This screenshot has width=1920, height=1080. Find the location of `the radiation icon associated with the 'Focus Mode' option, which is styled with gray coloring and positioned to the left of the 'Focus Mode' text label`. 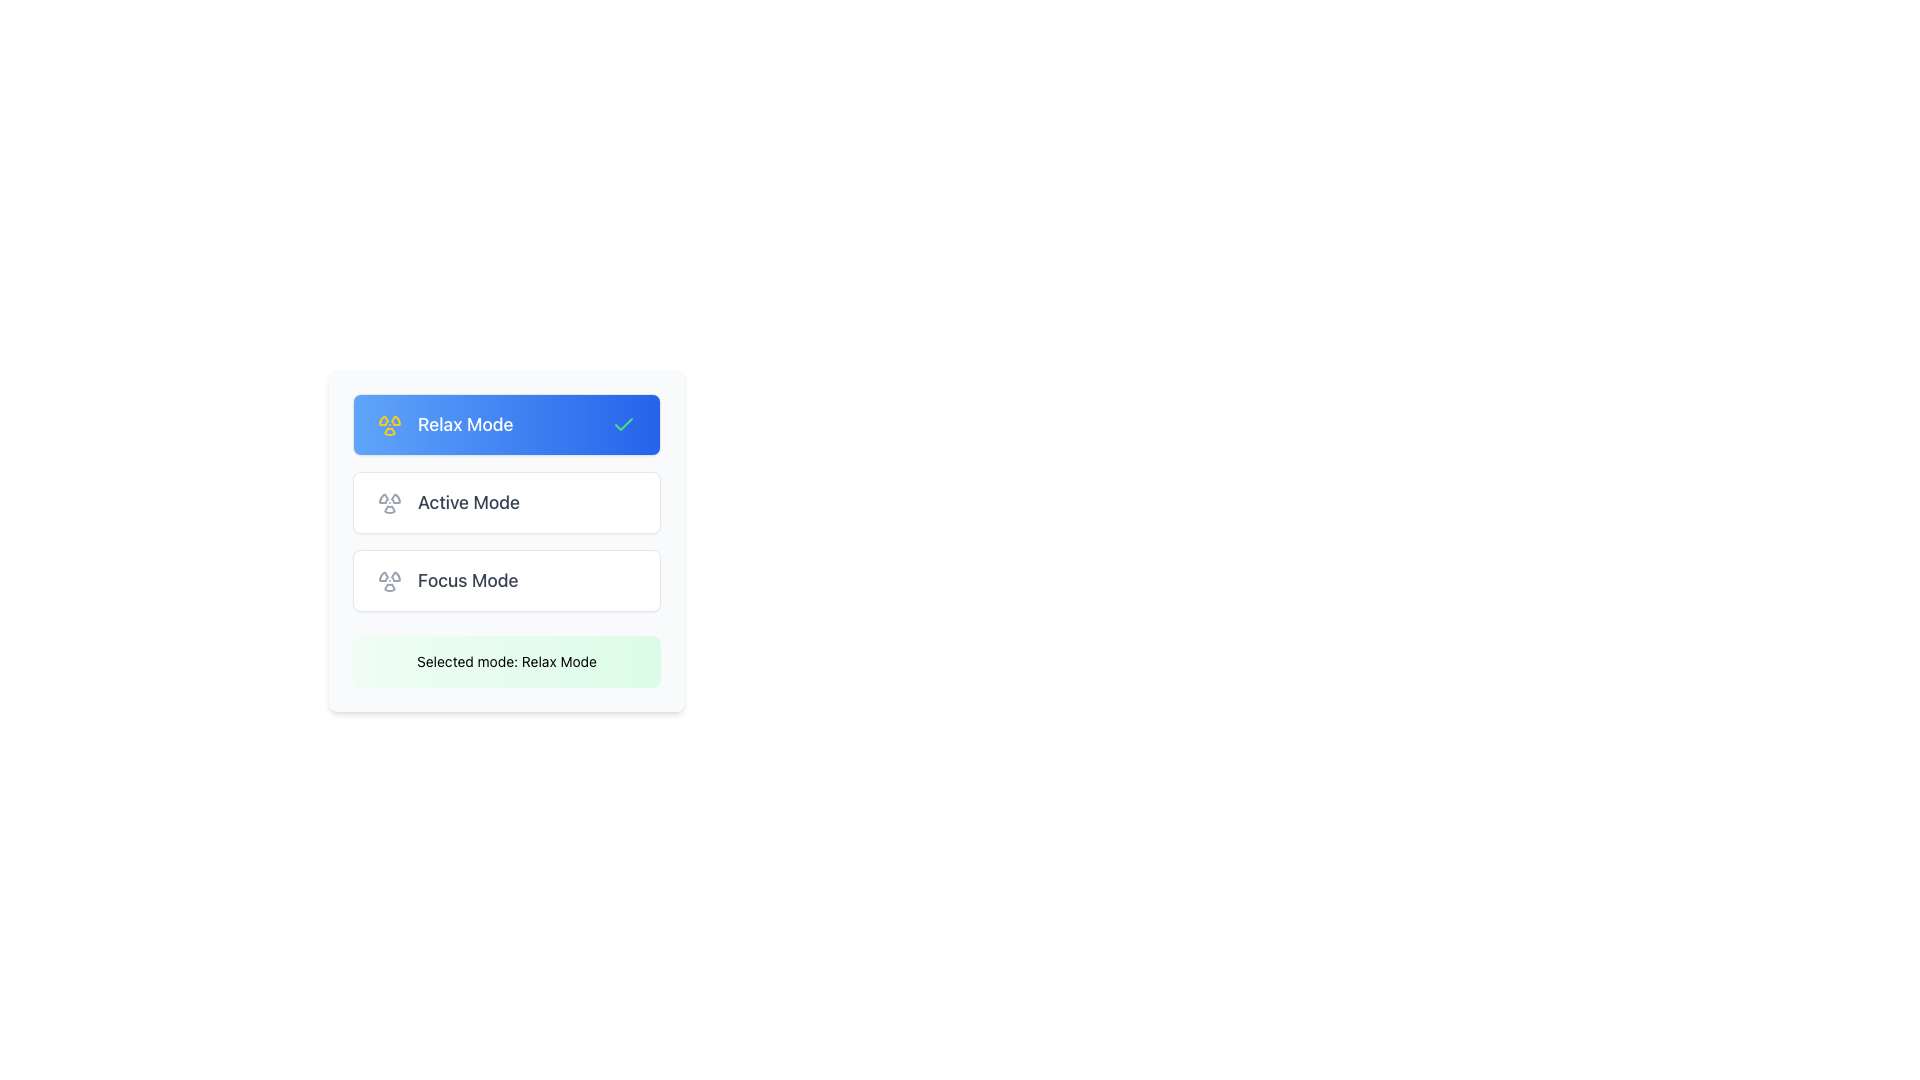

the radiation icon associated with the 'Focus Mode' option, which is styled with gray coloring and positioned to the left of the 'Focus Mode' text label is located at coordinates (389, 581).